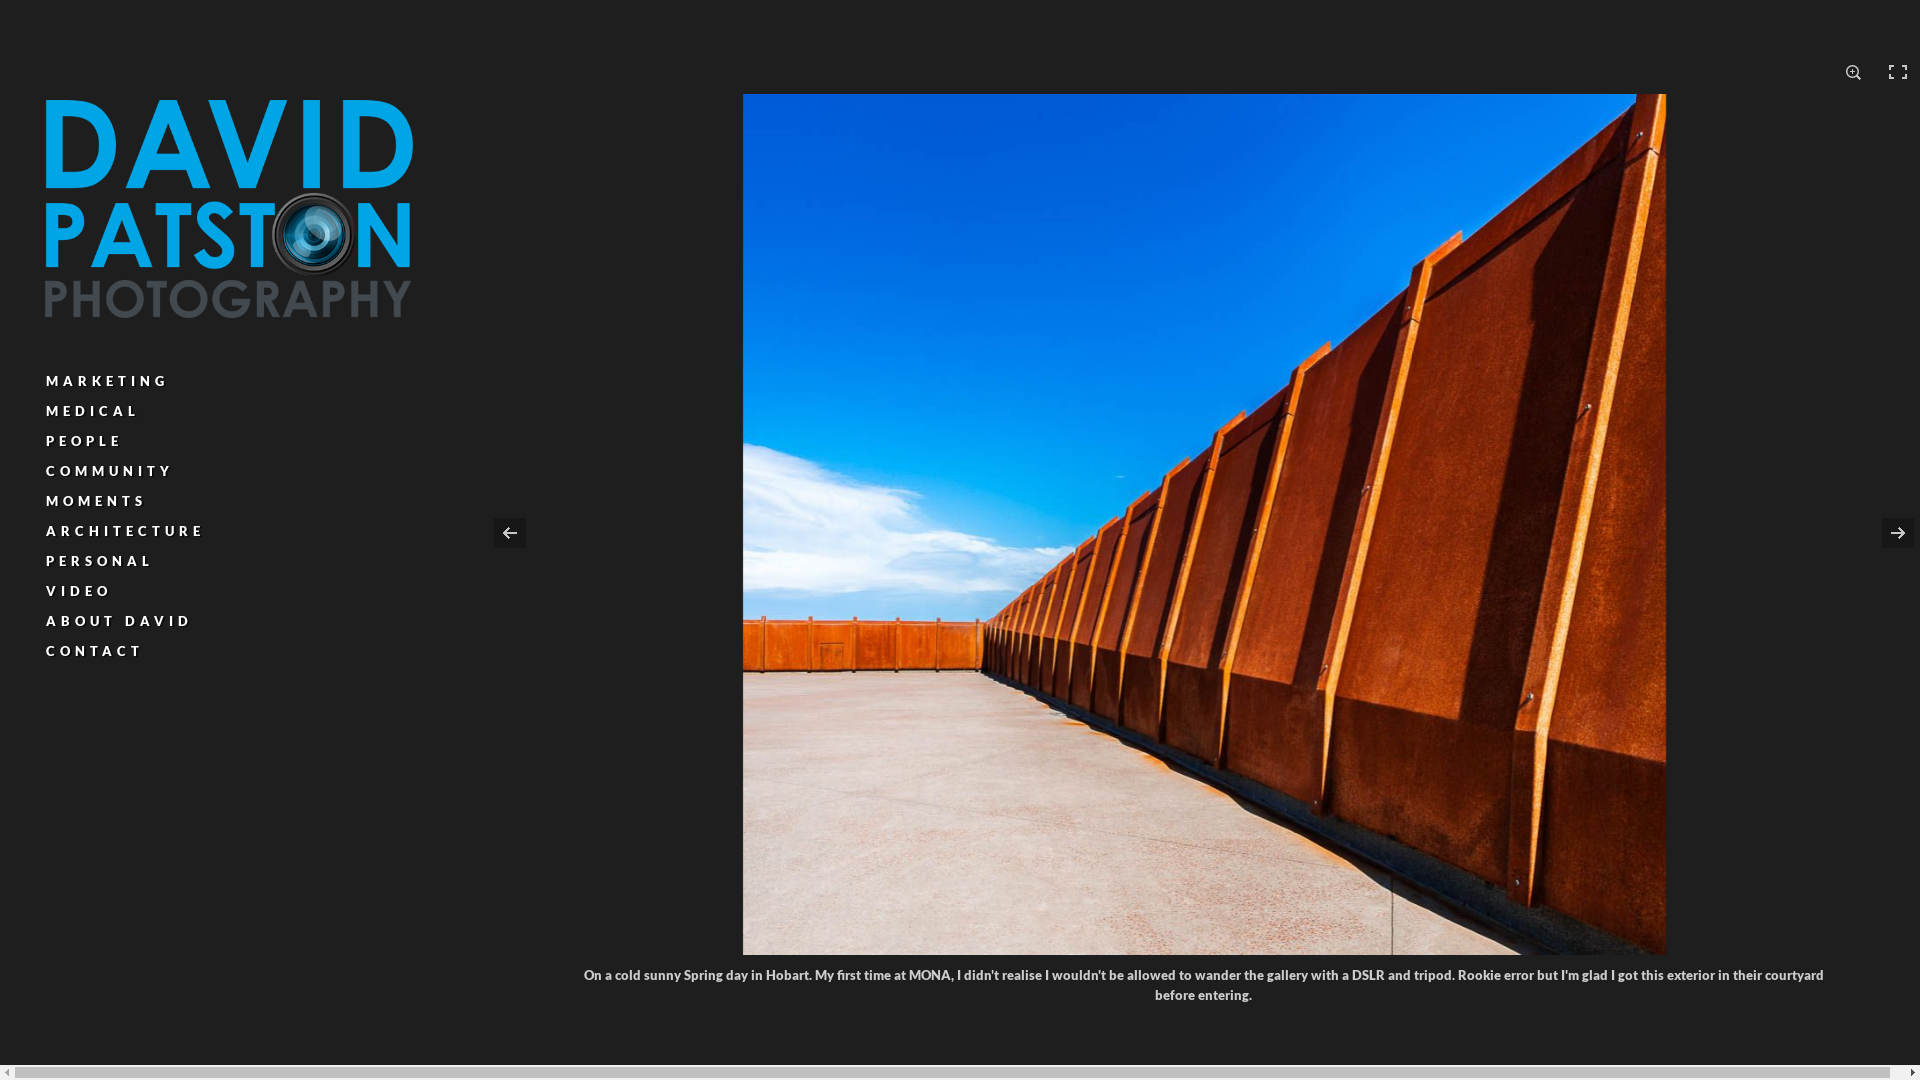 This screenshot has width=1920, height=1080. Describe the element at coordinates (118, 620) in the screenshot. I see `'ABOUT DAVID'` at that location.